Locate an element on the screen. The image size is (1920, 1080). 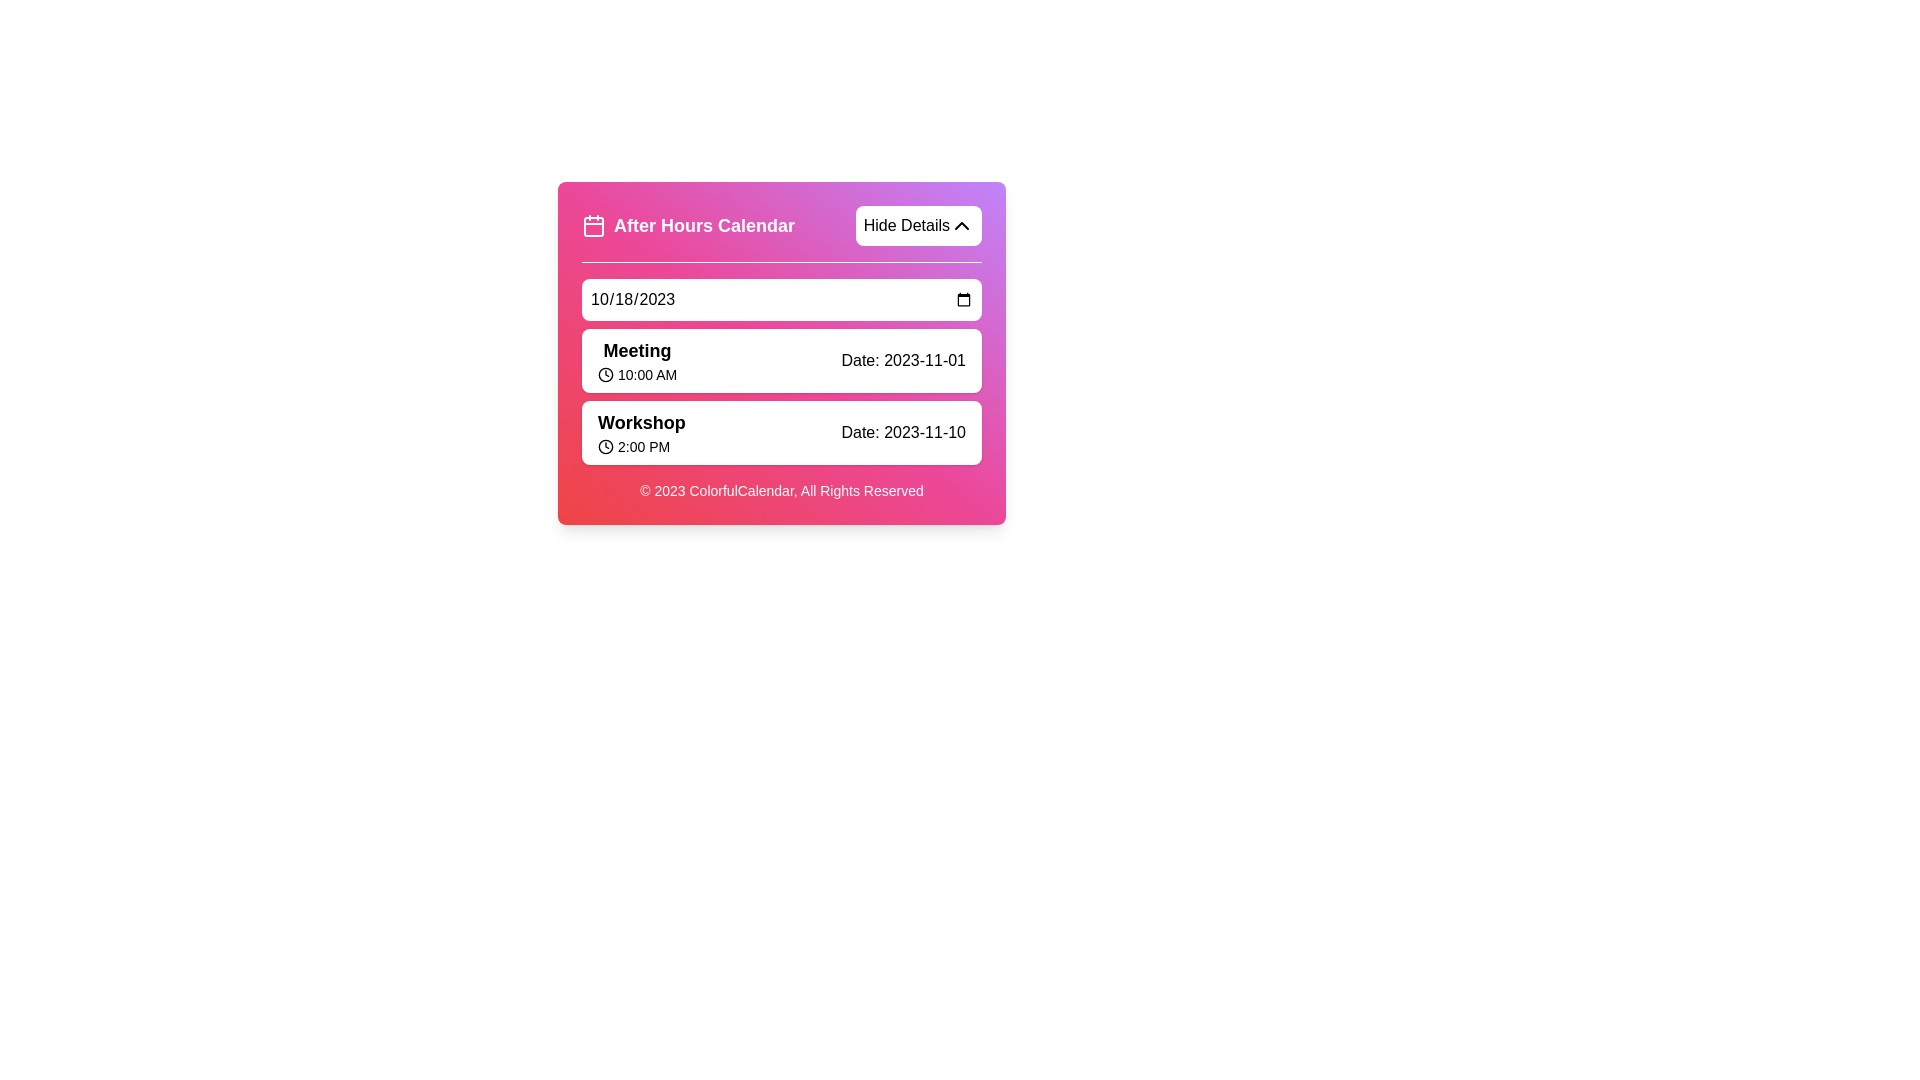
the first Information block (event details) that displays the title, time, and date of a meeting, located below the date input field and above the 'Workshop' event is located at coordinates (781, 361).